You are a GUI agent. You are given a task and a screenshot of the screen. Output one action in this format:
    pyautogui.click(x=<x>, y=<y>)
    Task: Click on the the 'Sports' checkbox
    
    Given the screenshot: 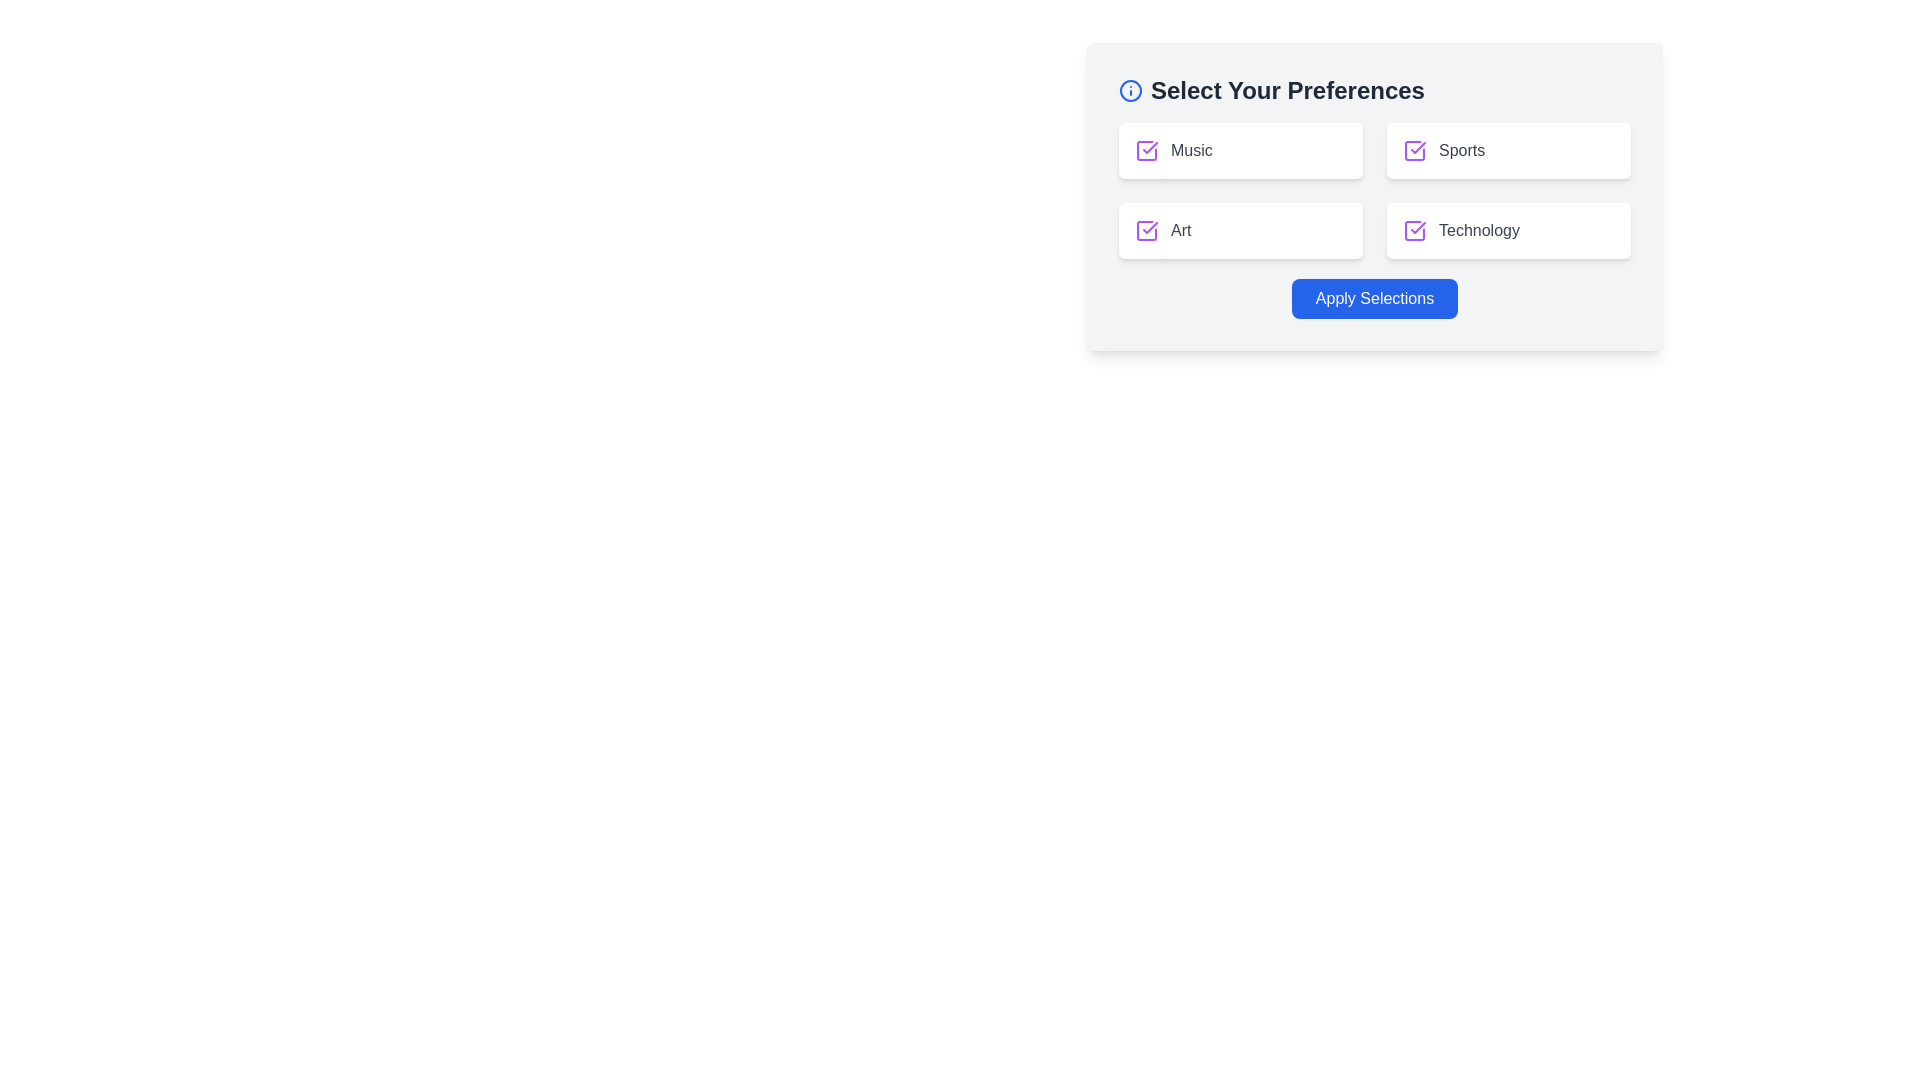 What is the action you would take?
    pyautogui.click(x=1508, y=149)
    